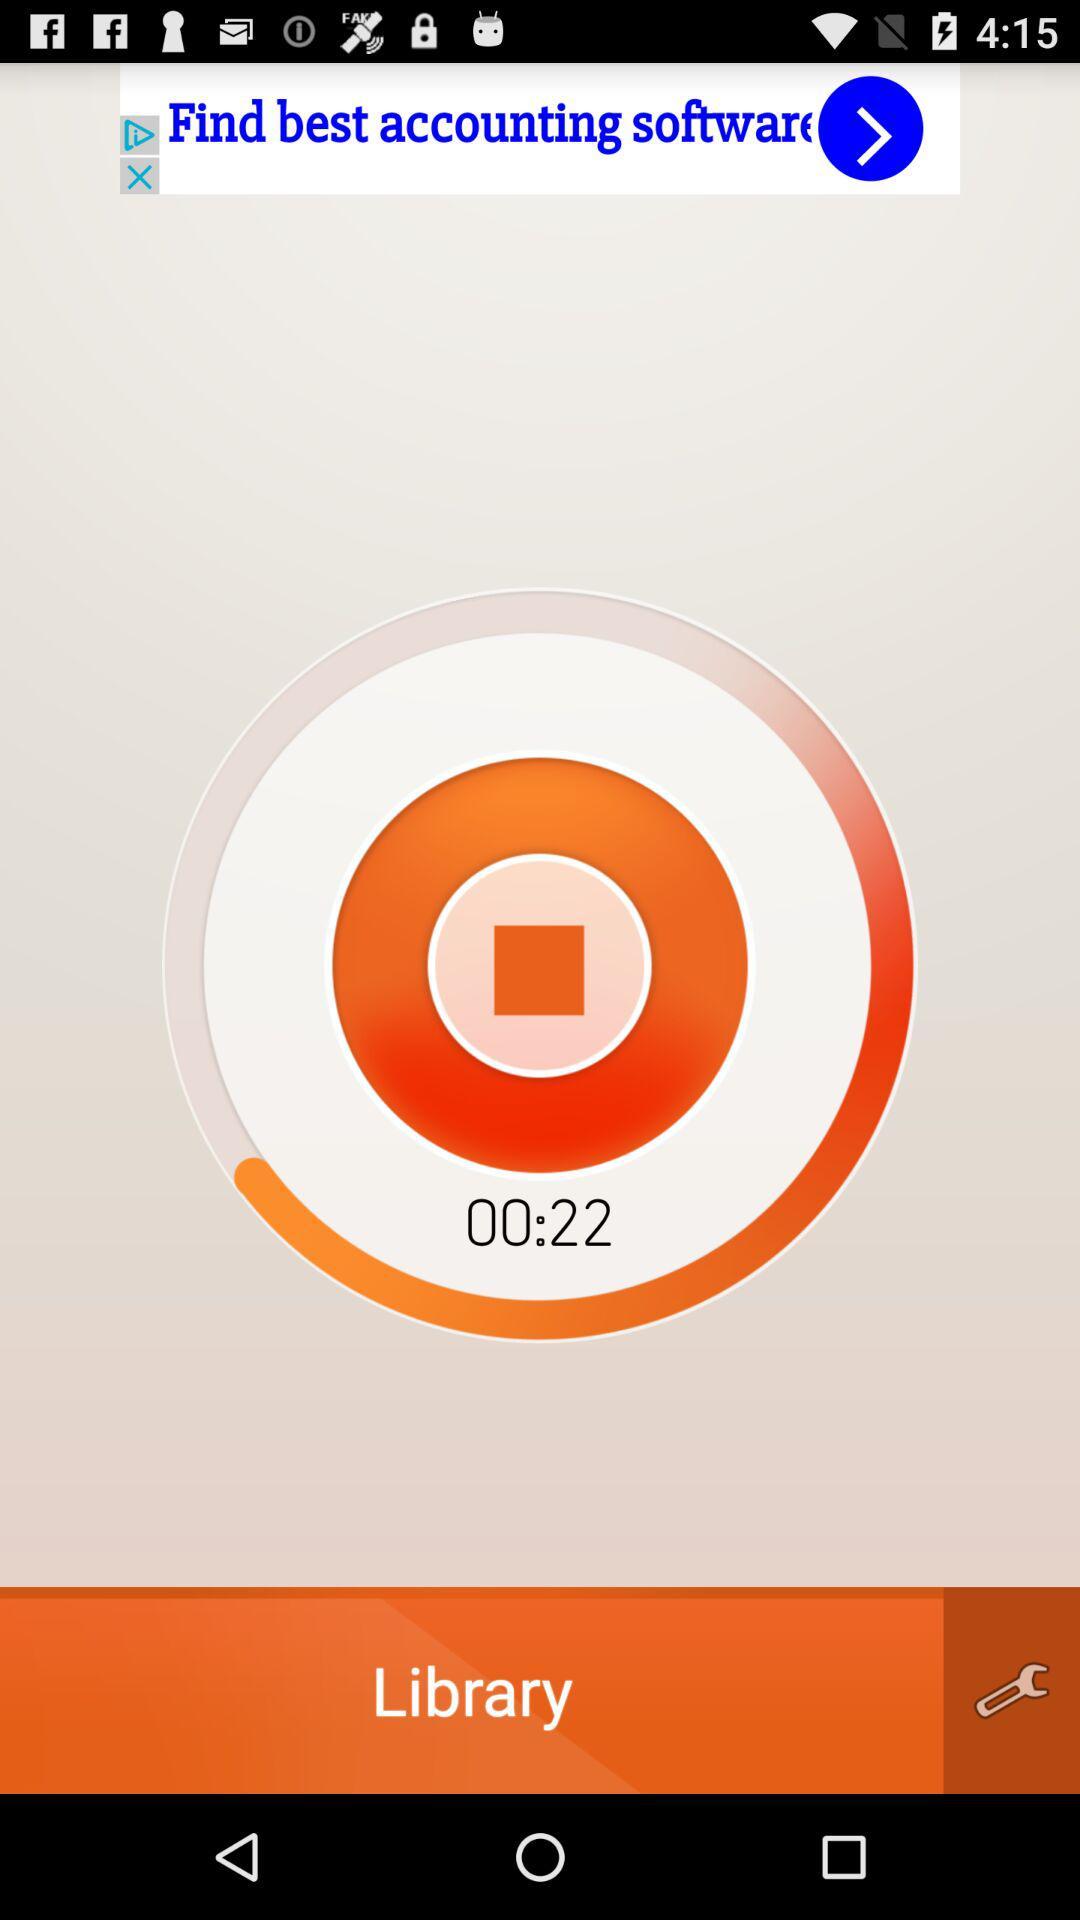  I want to click on the build icon, so click(1011, 1809).